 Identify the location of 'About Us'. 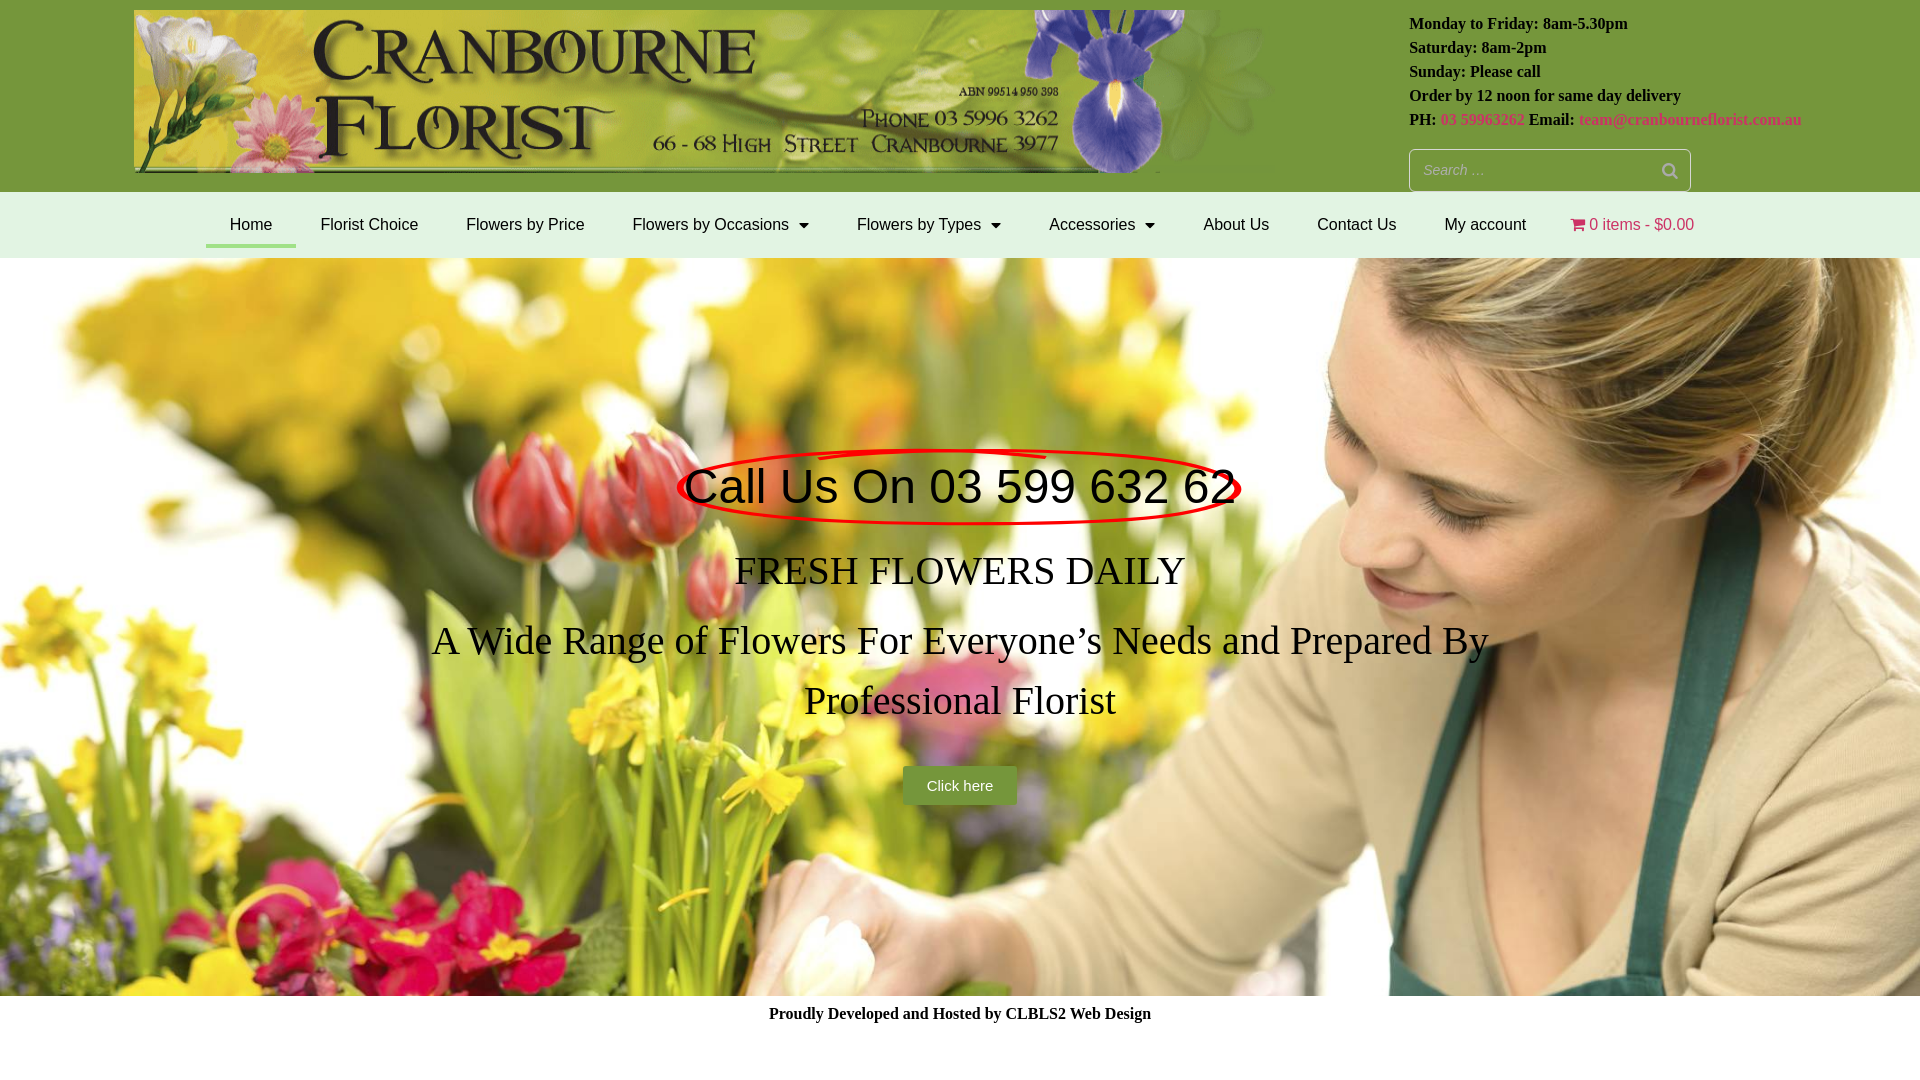
(1235, 224).